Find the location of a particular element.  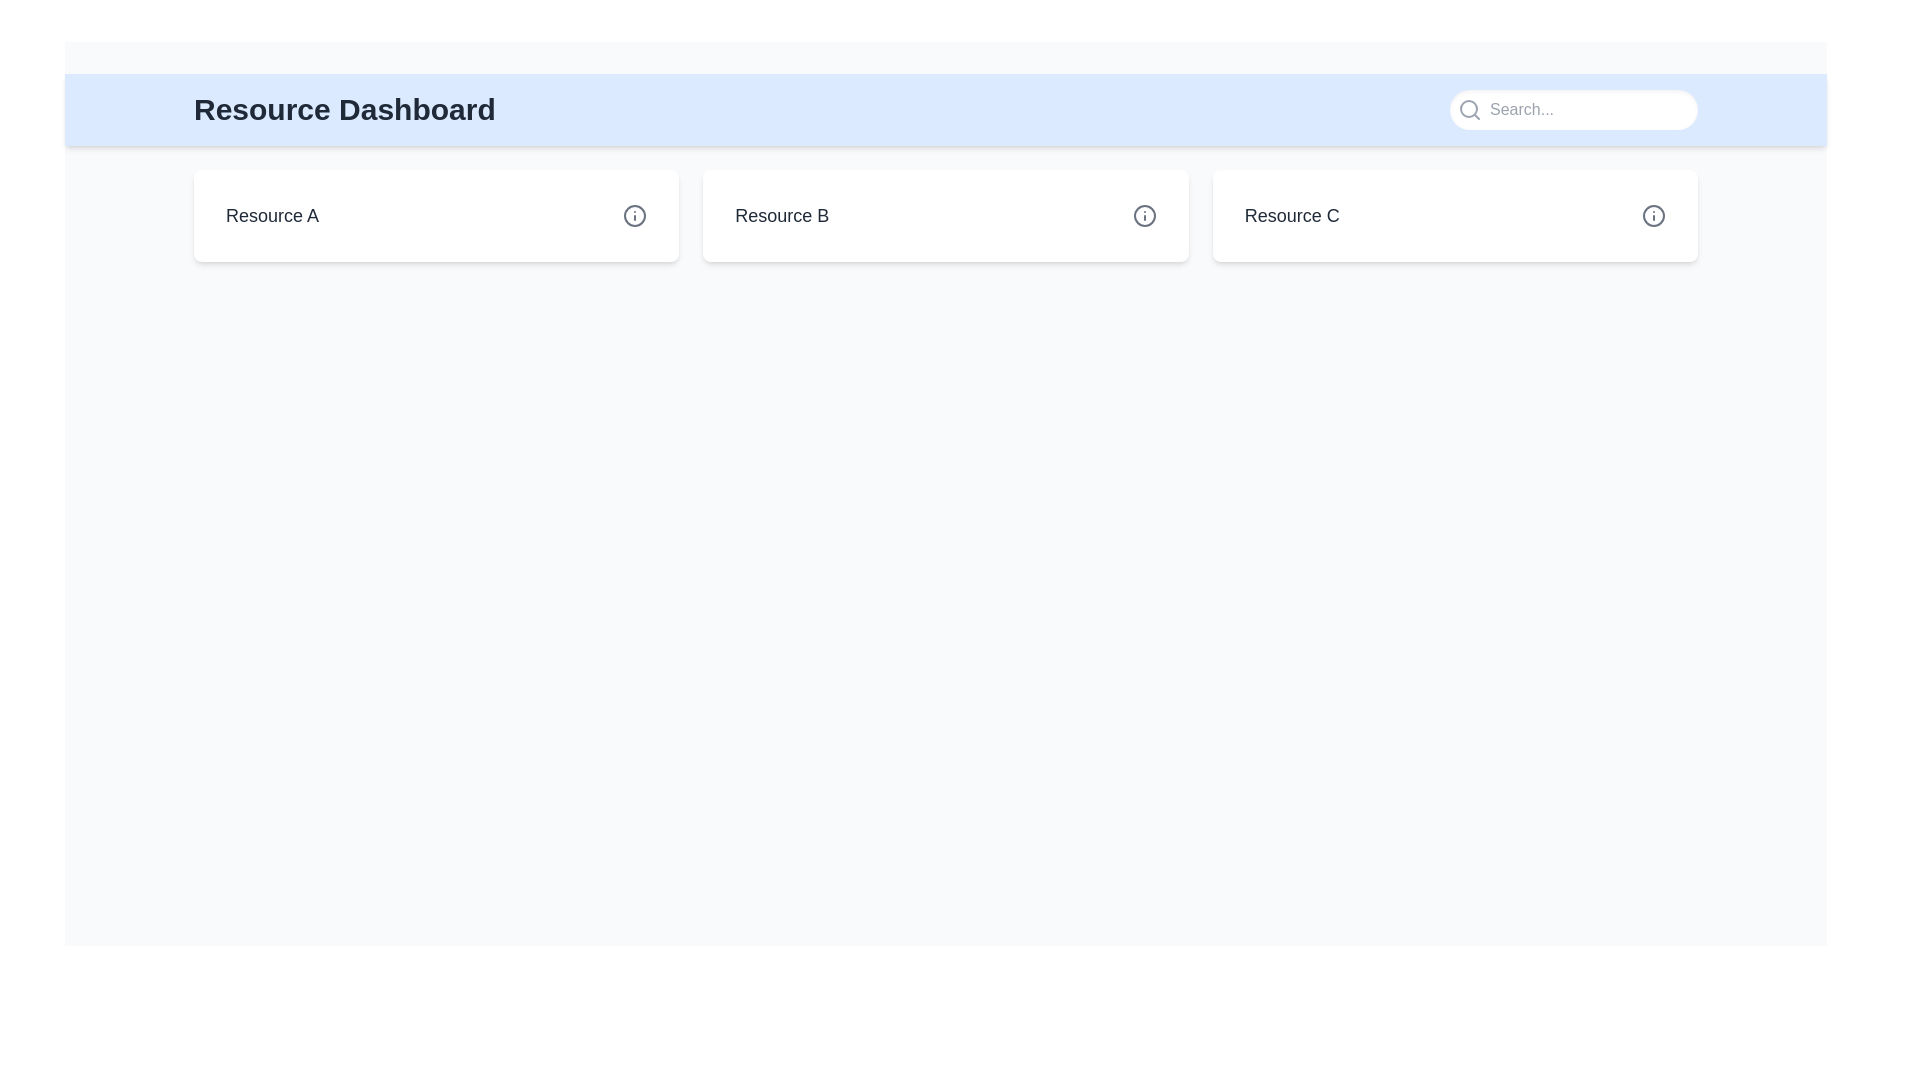

the SVG circle element that represents the circular part of the search icon located near the top-right corner of the interface, slightly to the left of a text input field is located at coordinates (1468, 108).